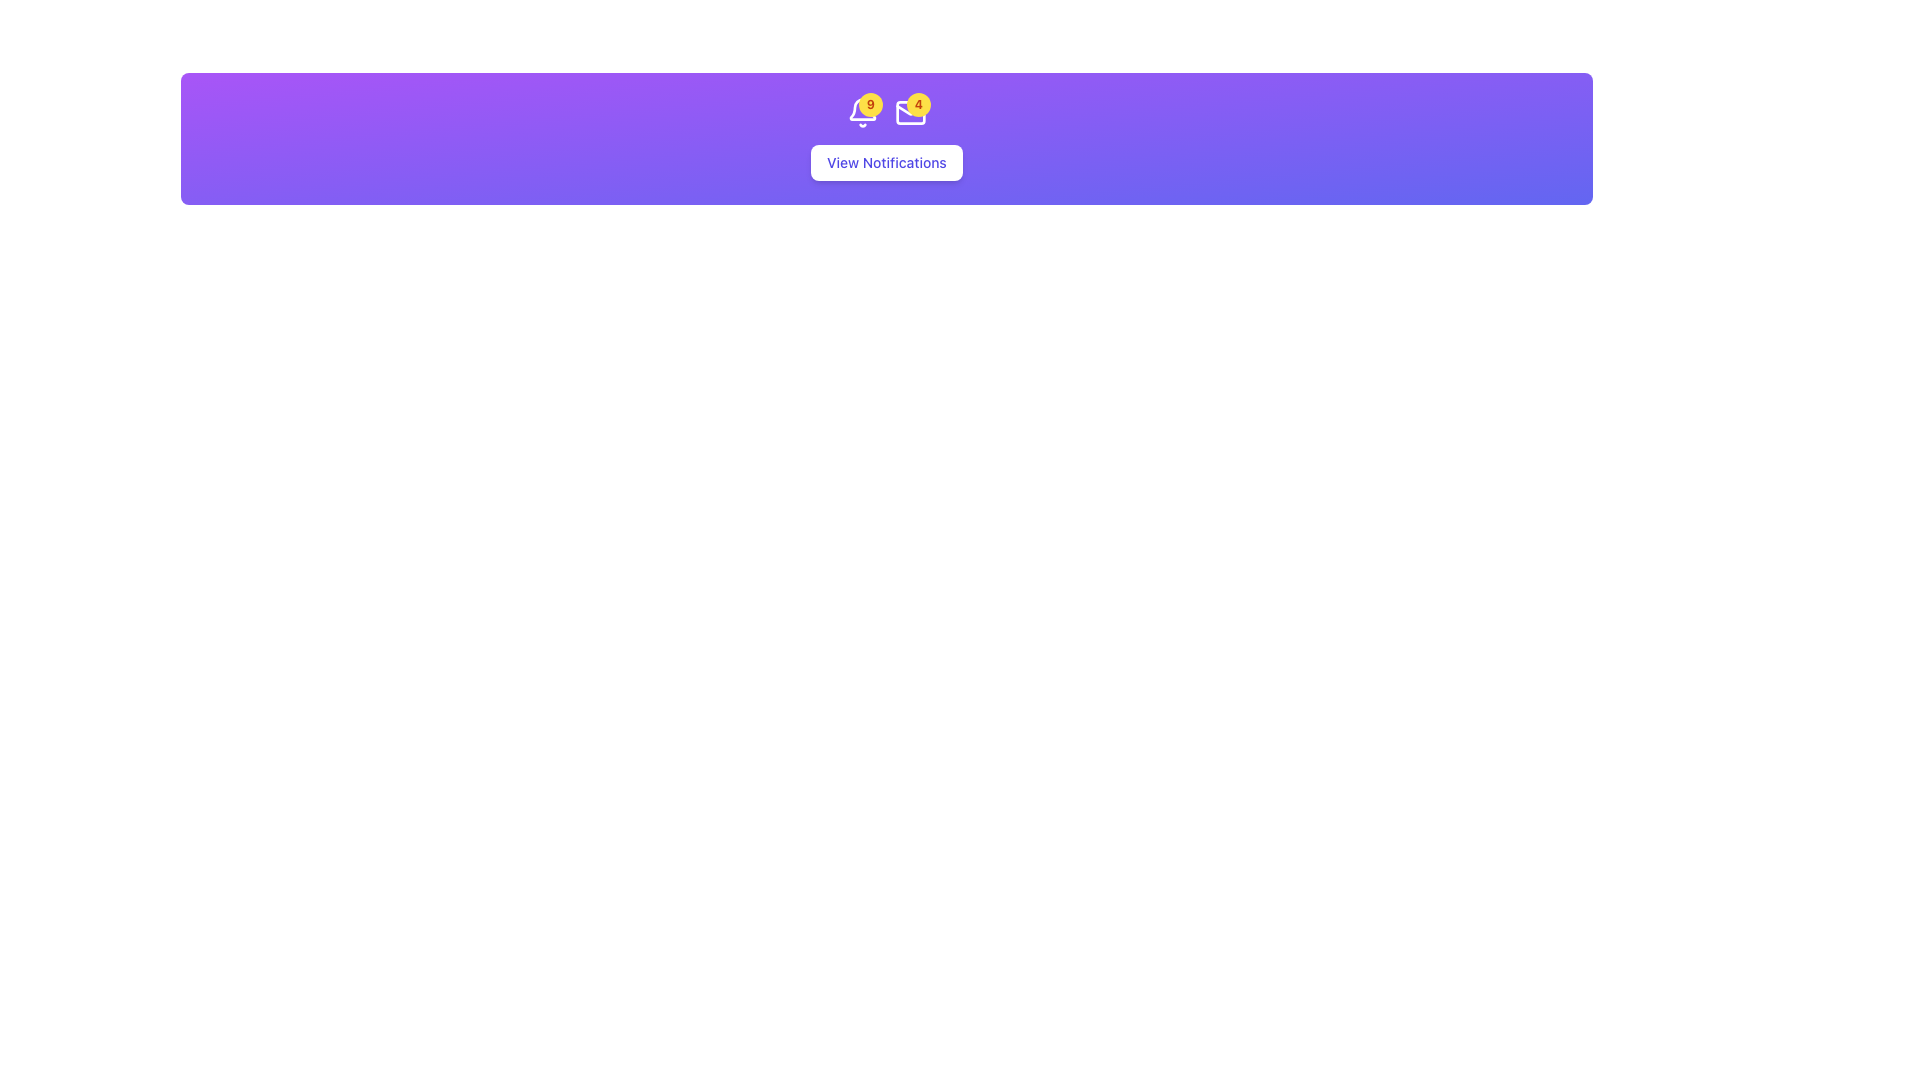 The image size is (1920, 1080). Describe the element at coordinates (910, 112) in the screenshot. I see `the envelope icon associated with the notification badge located at the top-right corner of the envelope icon for more information` at that location.